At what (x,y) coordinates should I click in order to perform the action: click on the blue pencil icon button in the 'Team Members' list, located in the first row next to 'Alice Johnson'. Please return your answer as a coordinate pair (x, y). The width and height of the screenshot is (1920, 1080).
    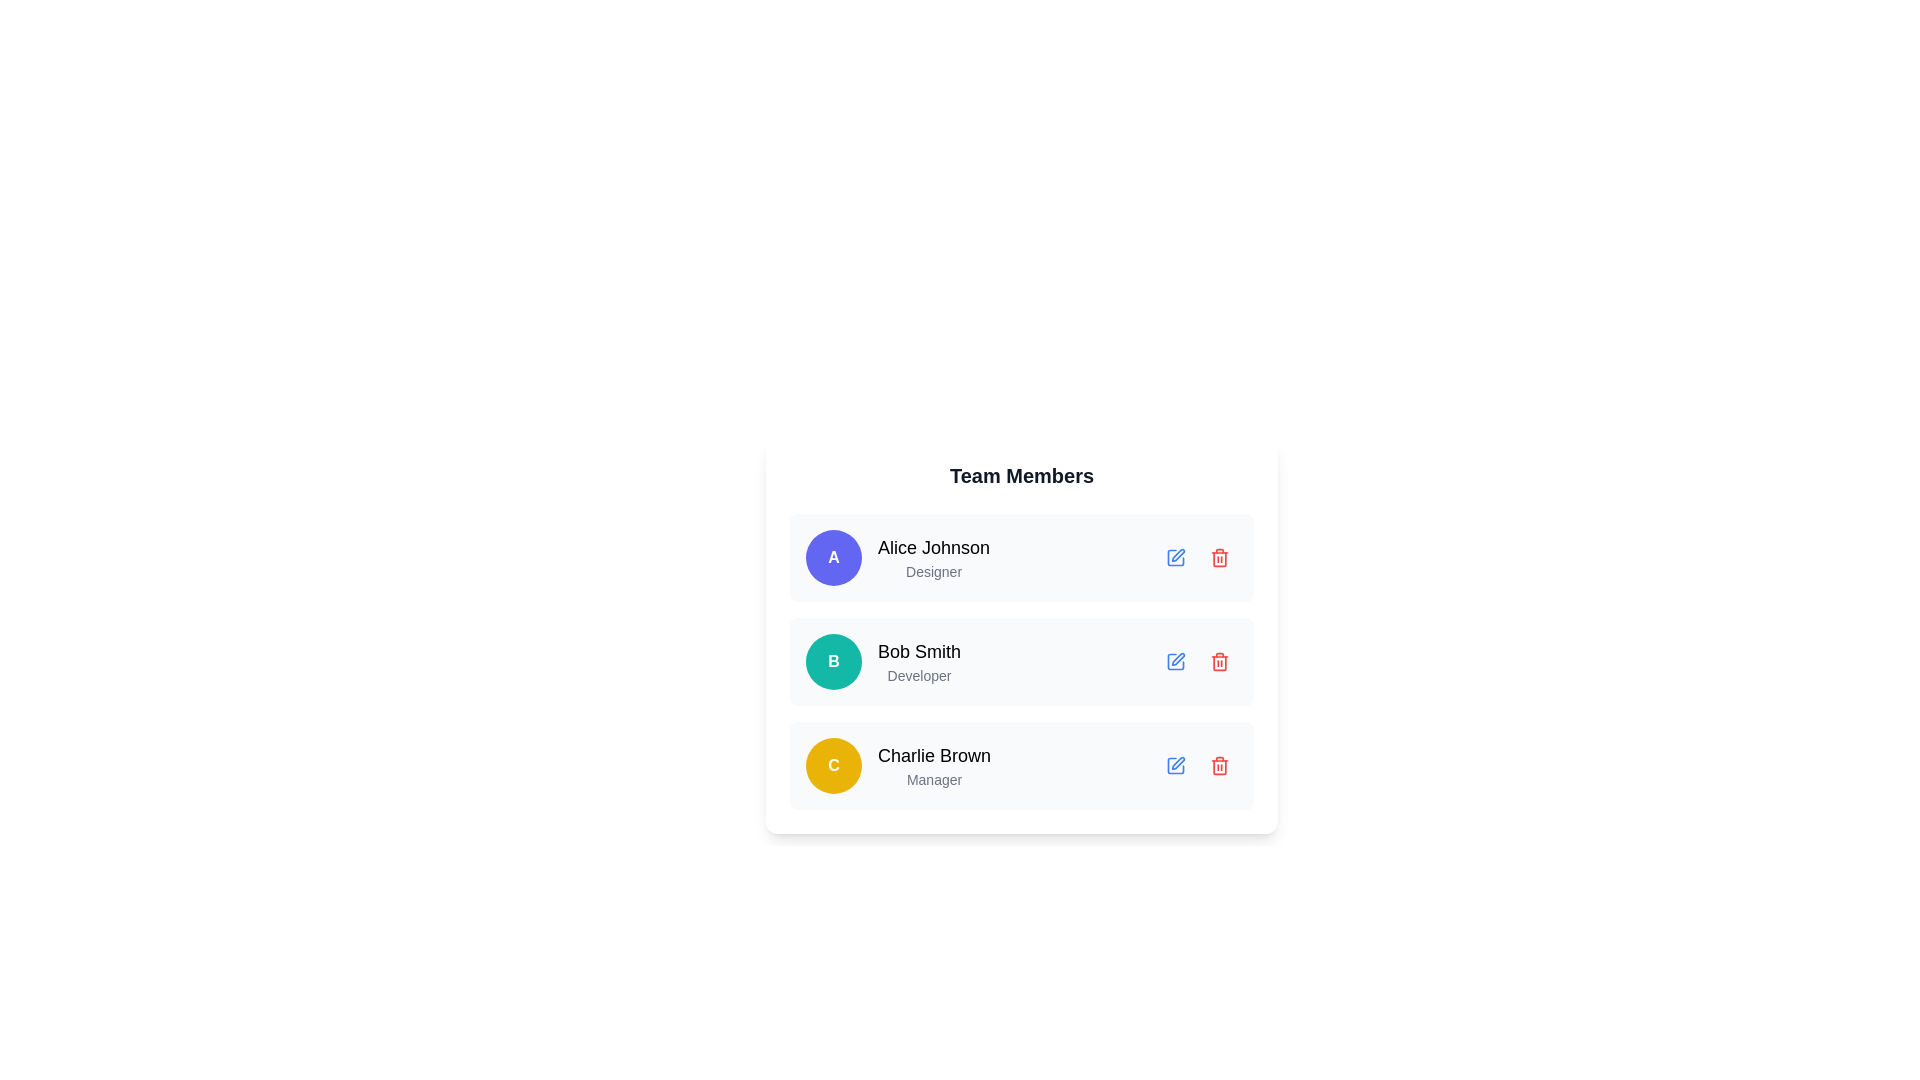
    Looking at the image, I should click on (1176, 558).